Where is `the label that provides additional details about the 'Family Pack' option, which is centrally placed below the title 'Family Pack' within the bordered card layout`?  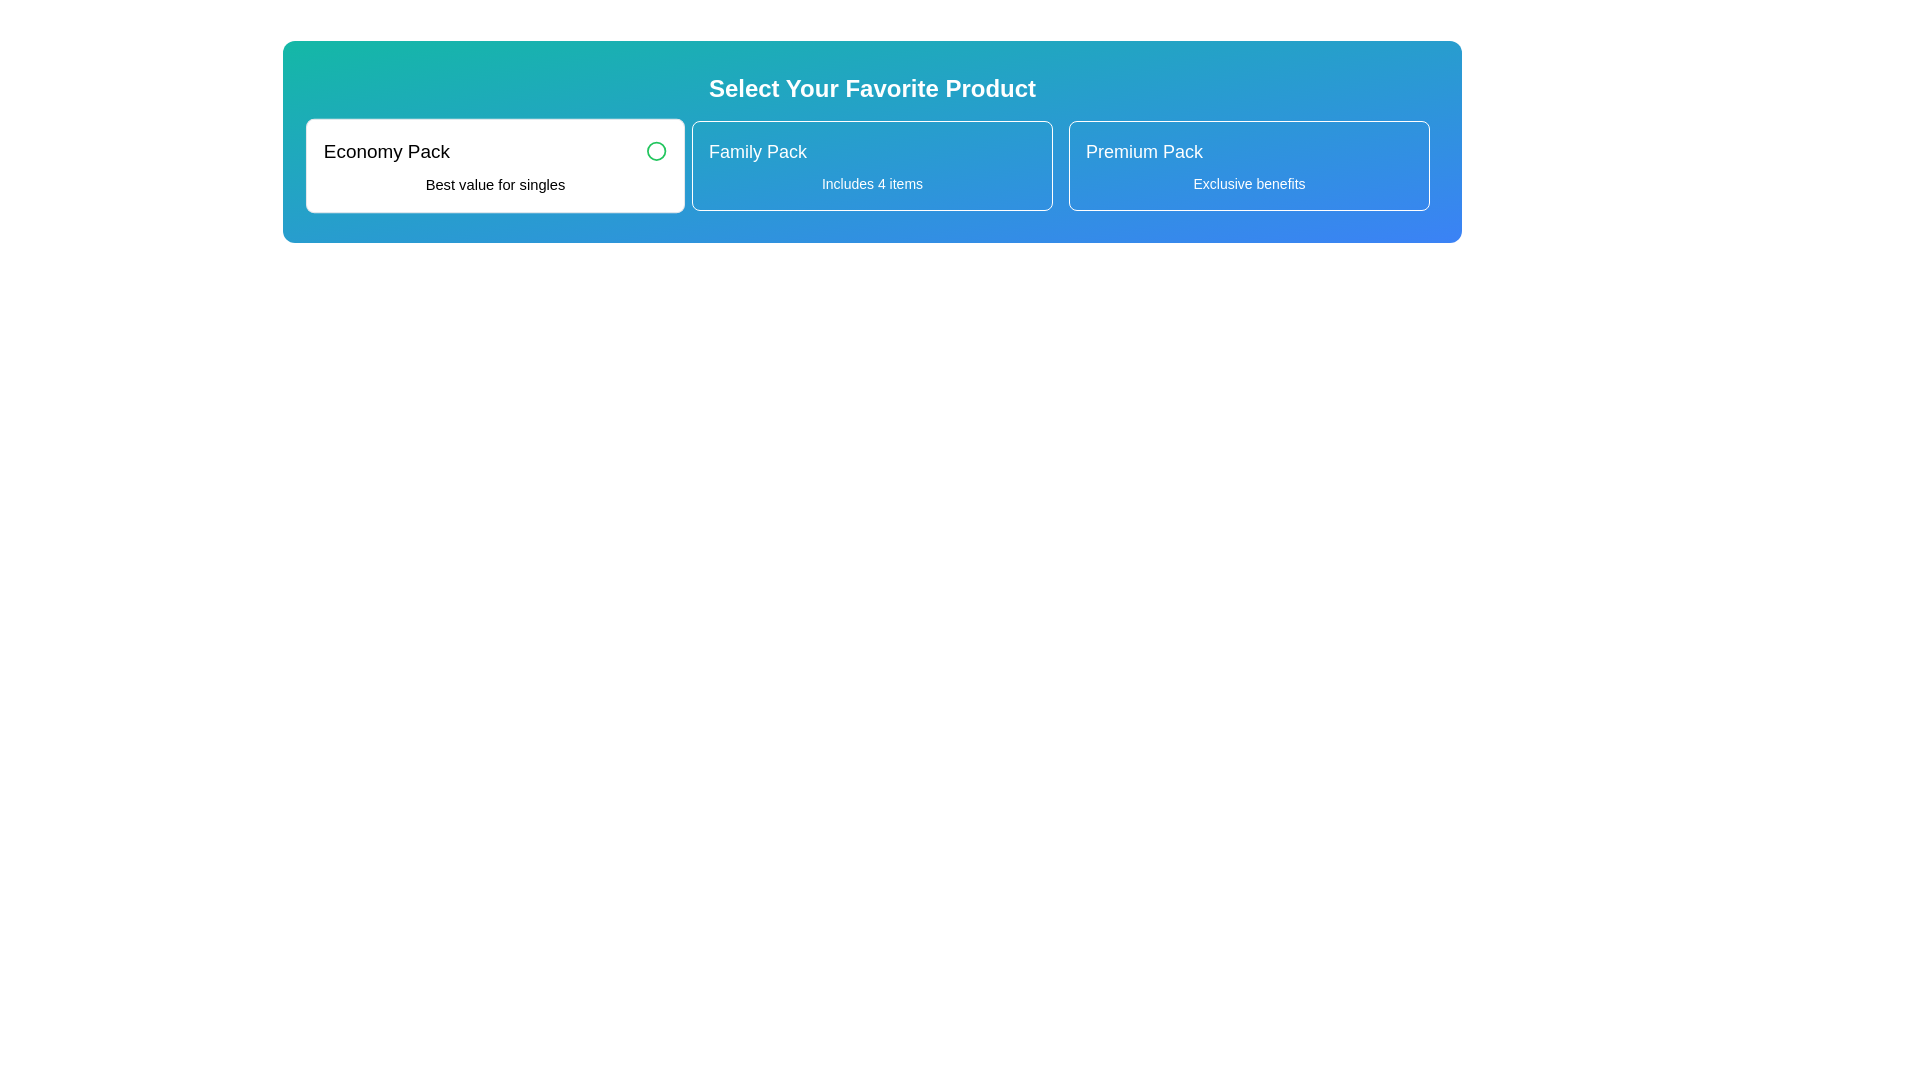 the label that provides additional details about the 'Family Pack' option, which is centrally placed below the title 'Family Pack' within the bordered card layout is located at coordinates (872, 184).